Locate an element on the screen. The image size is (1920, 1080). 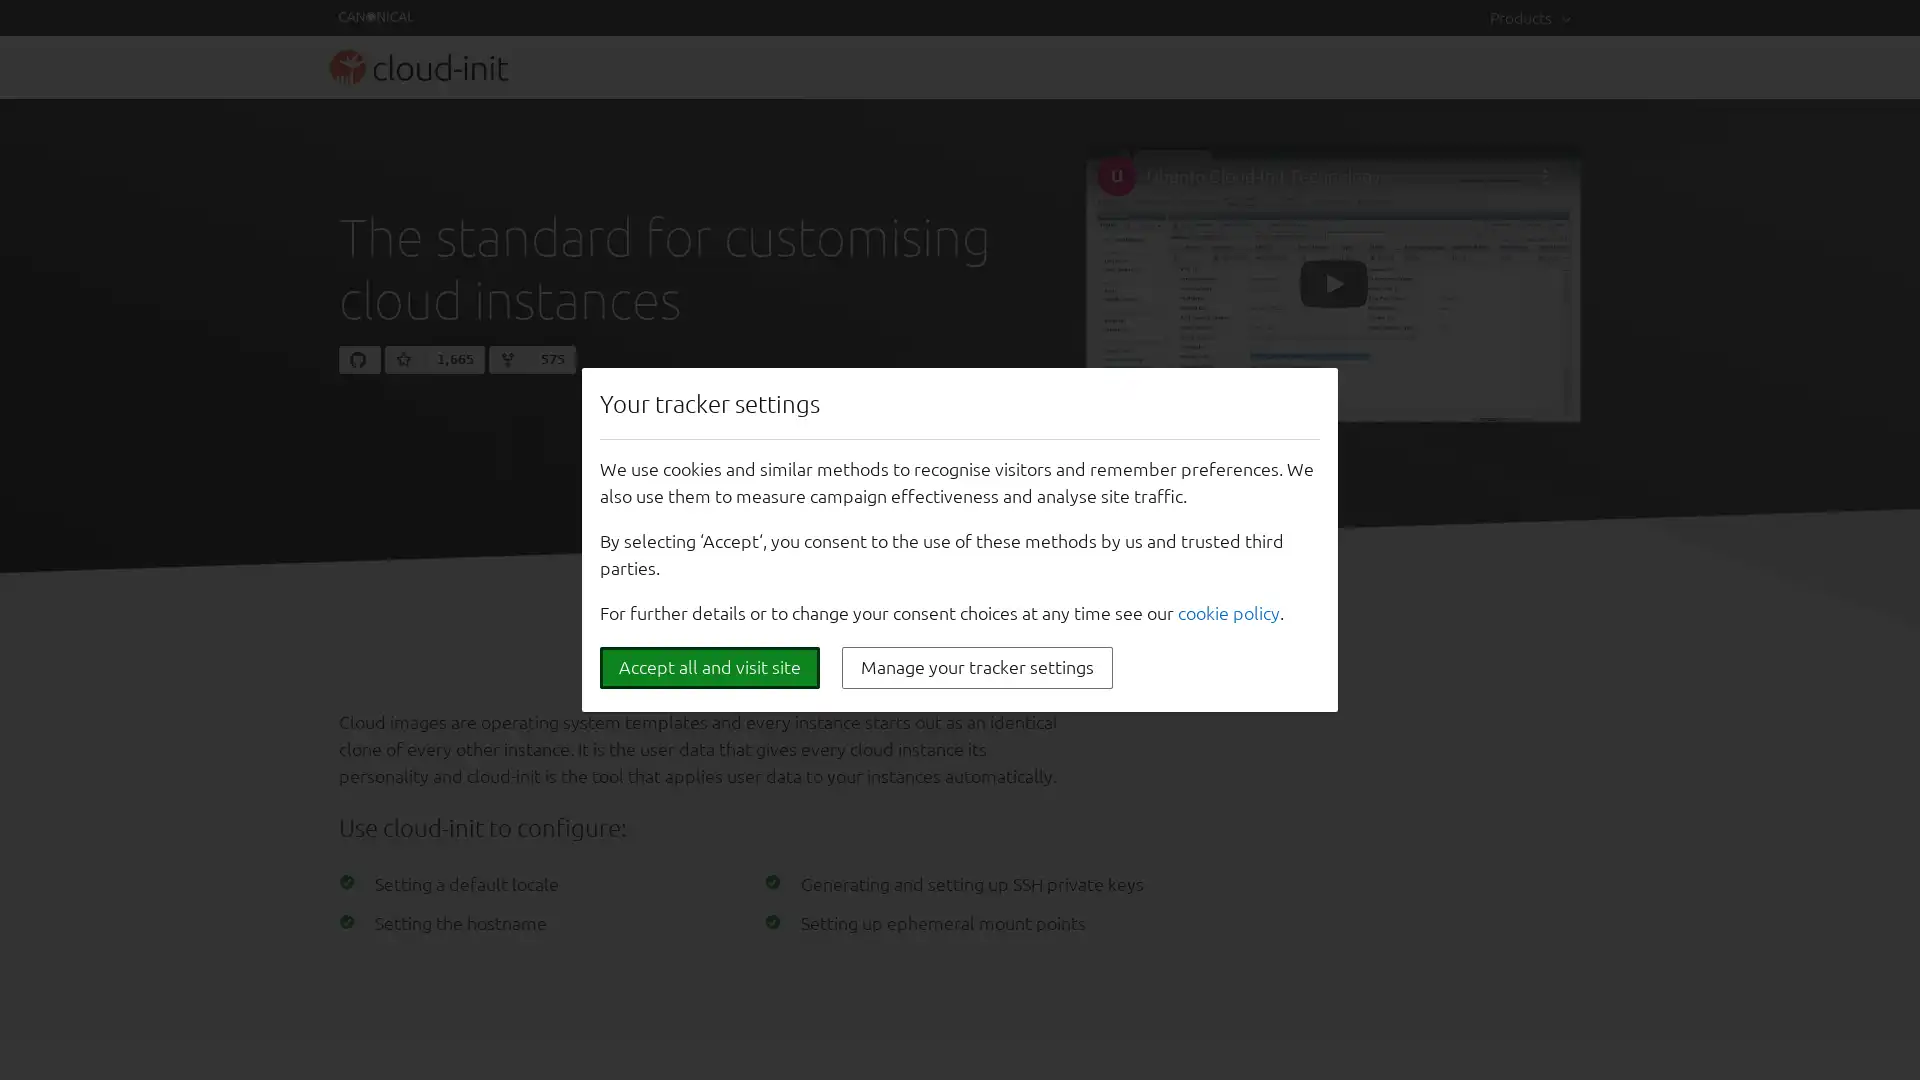
Manage your tracker settings is located at coordinates (977, 667).